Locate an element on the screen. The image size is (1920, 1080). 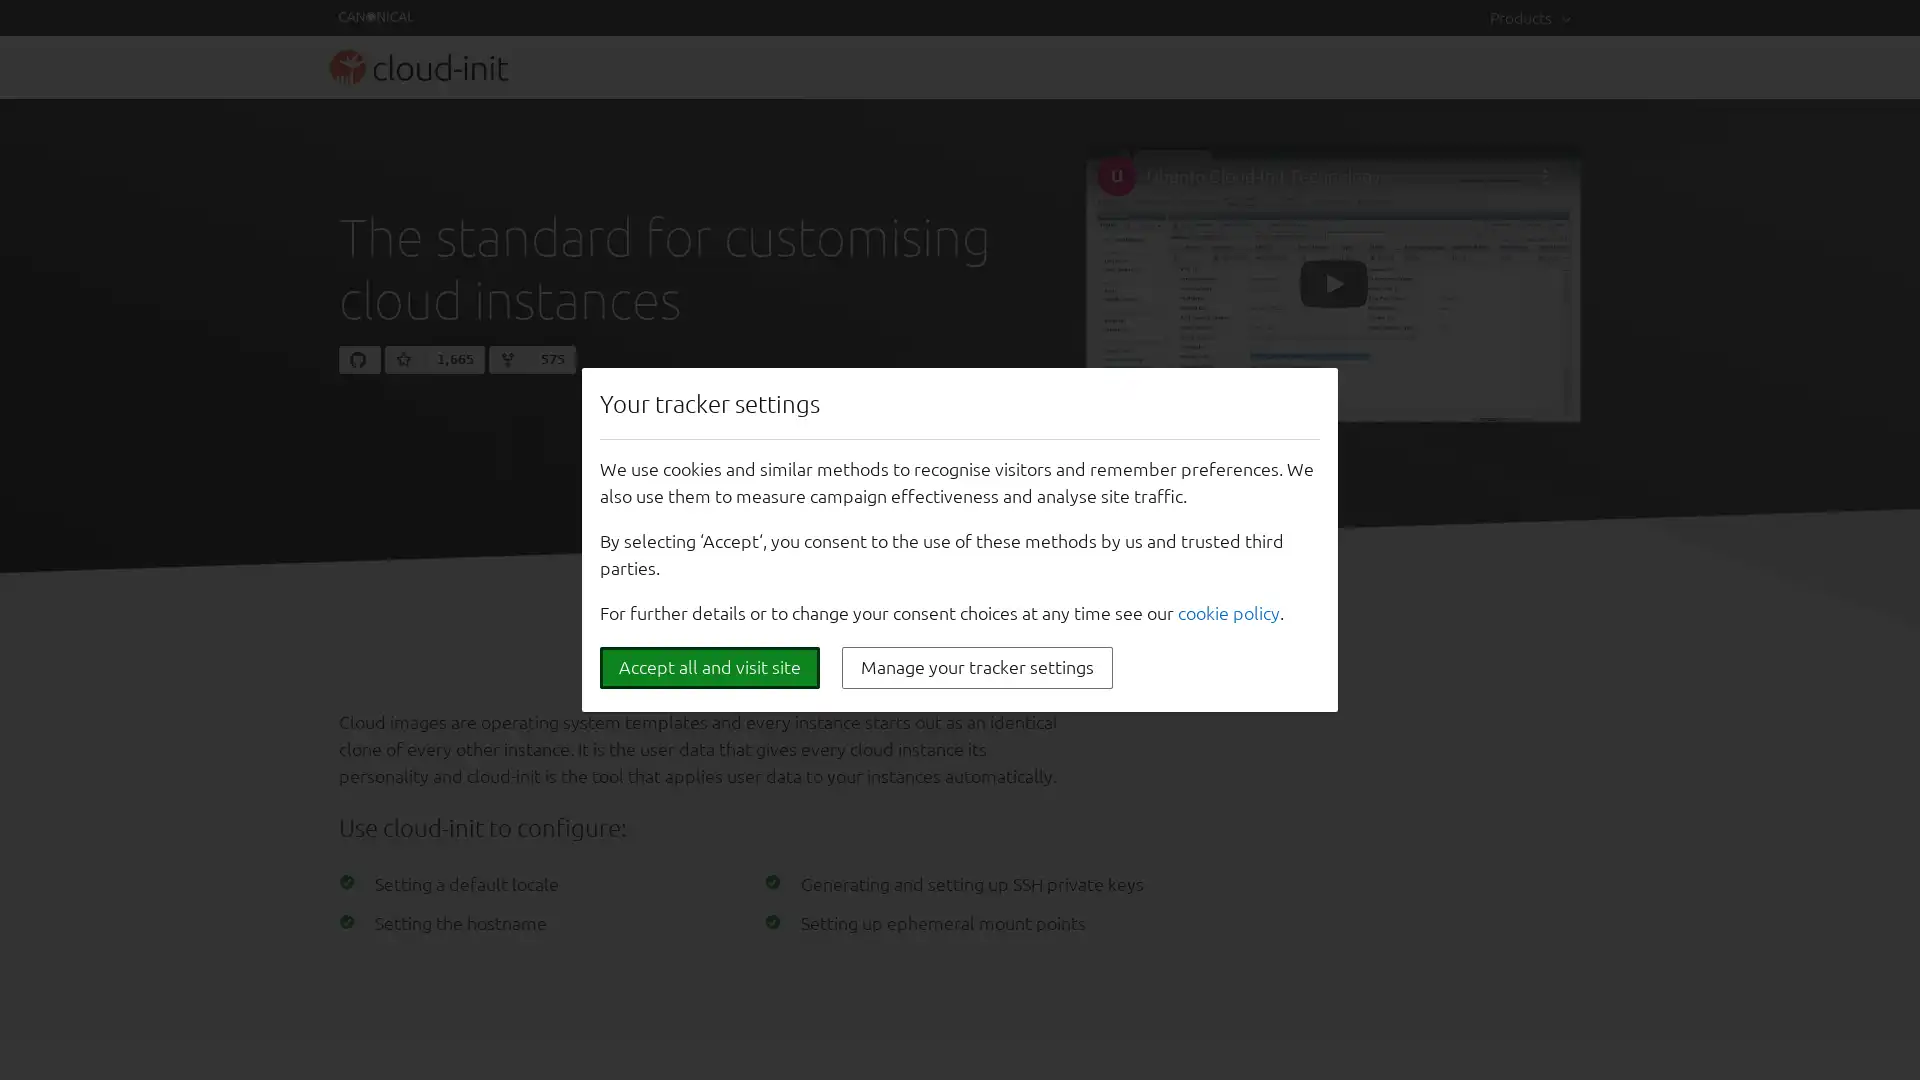
Manage your tracker settings is located at coordinates (977, 667).